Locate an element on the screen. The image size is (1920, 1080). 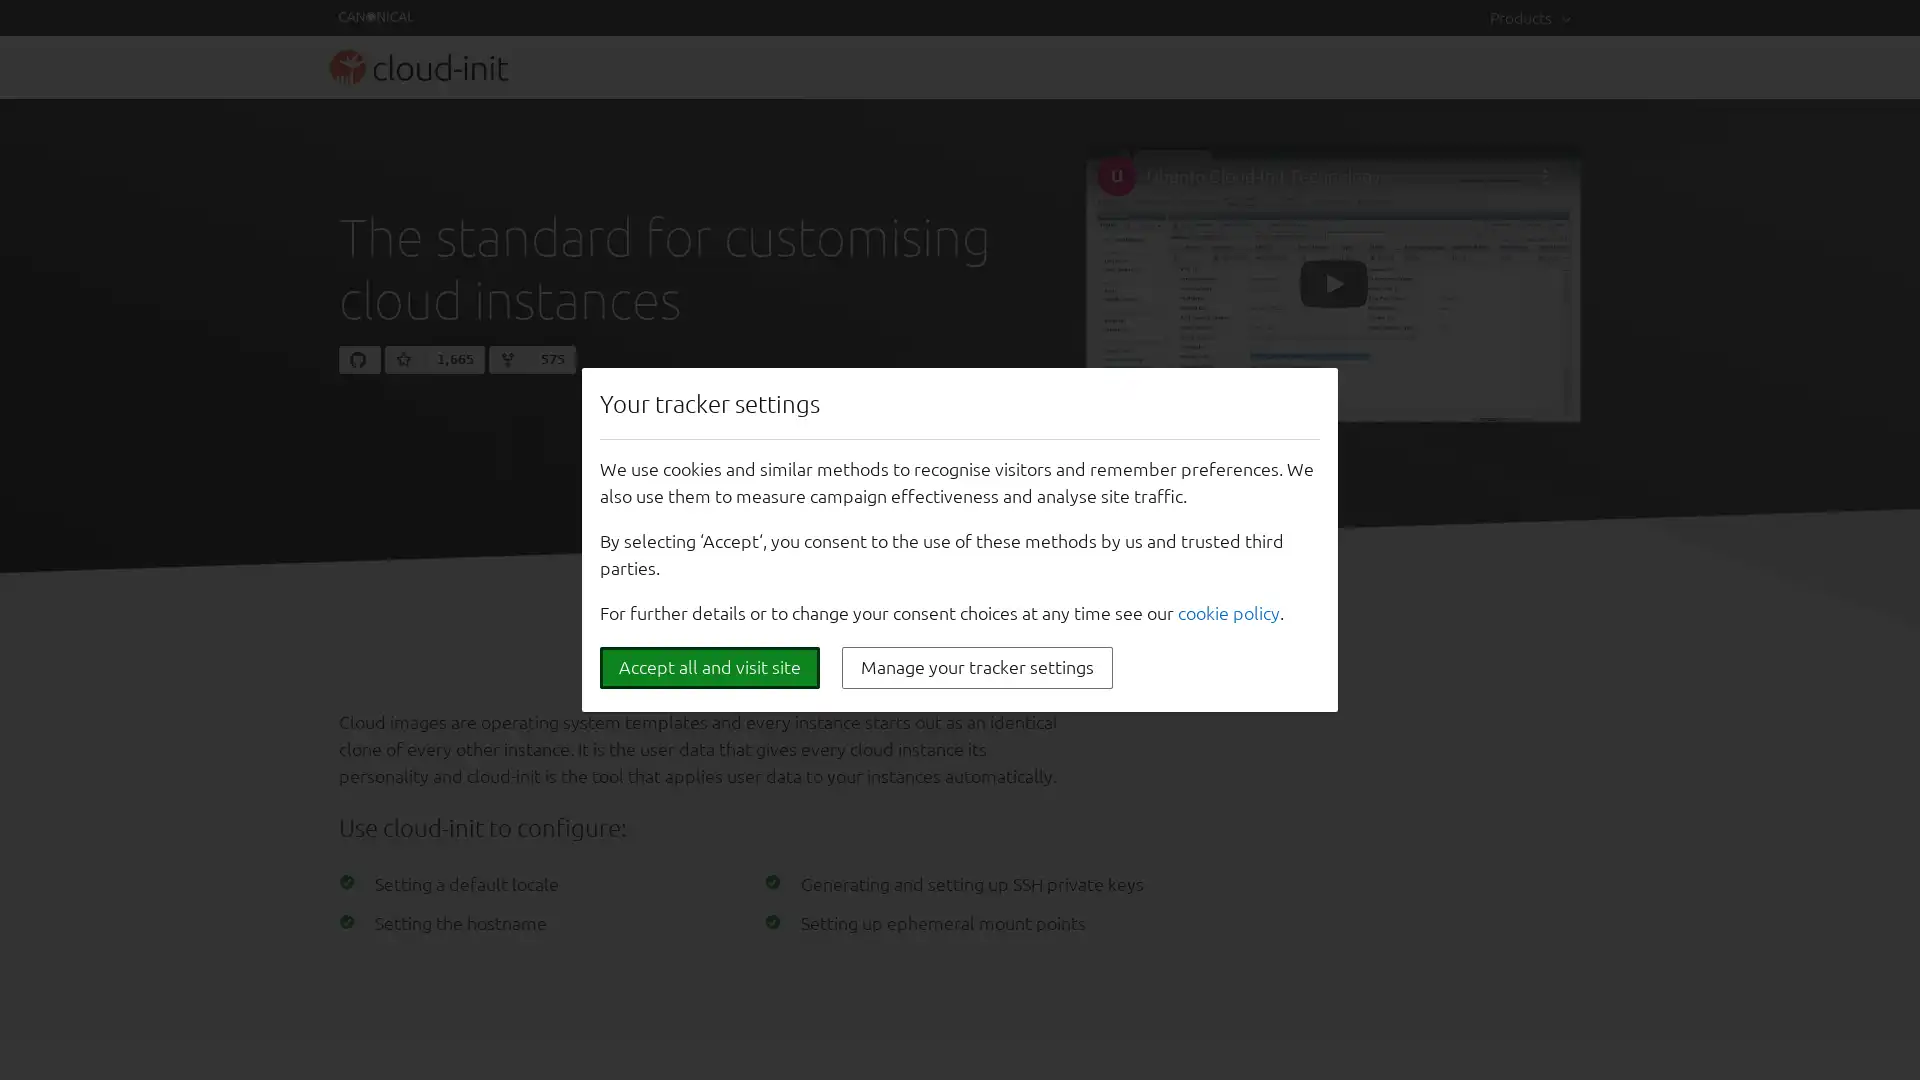
Manage your tracker settings is located at coordinates (977, 667).